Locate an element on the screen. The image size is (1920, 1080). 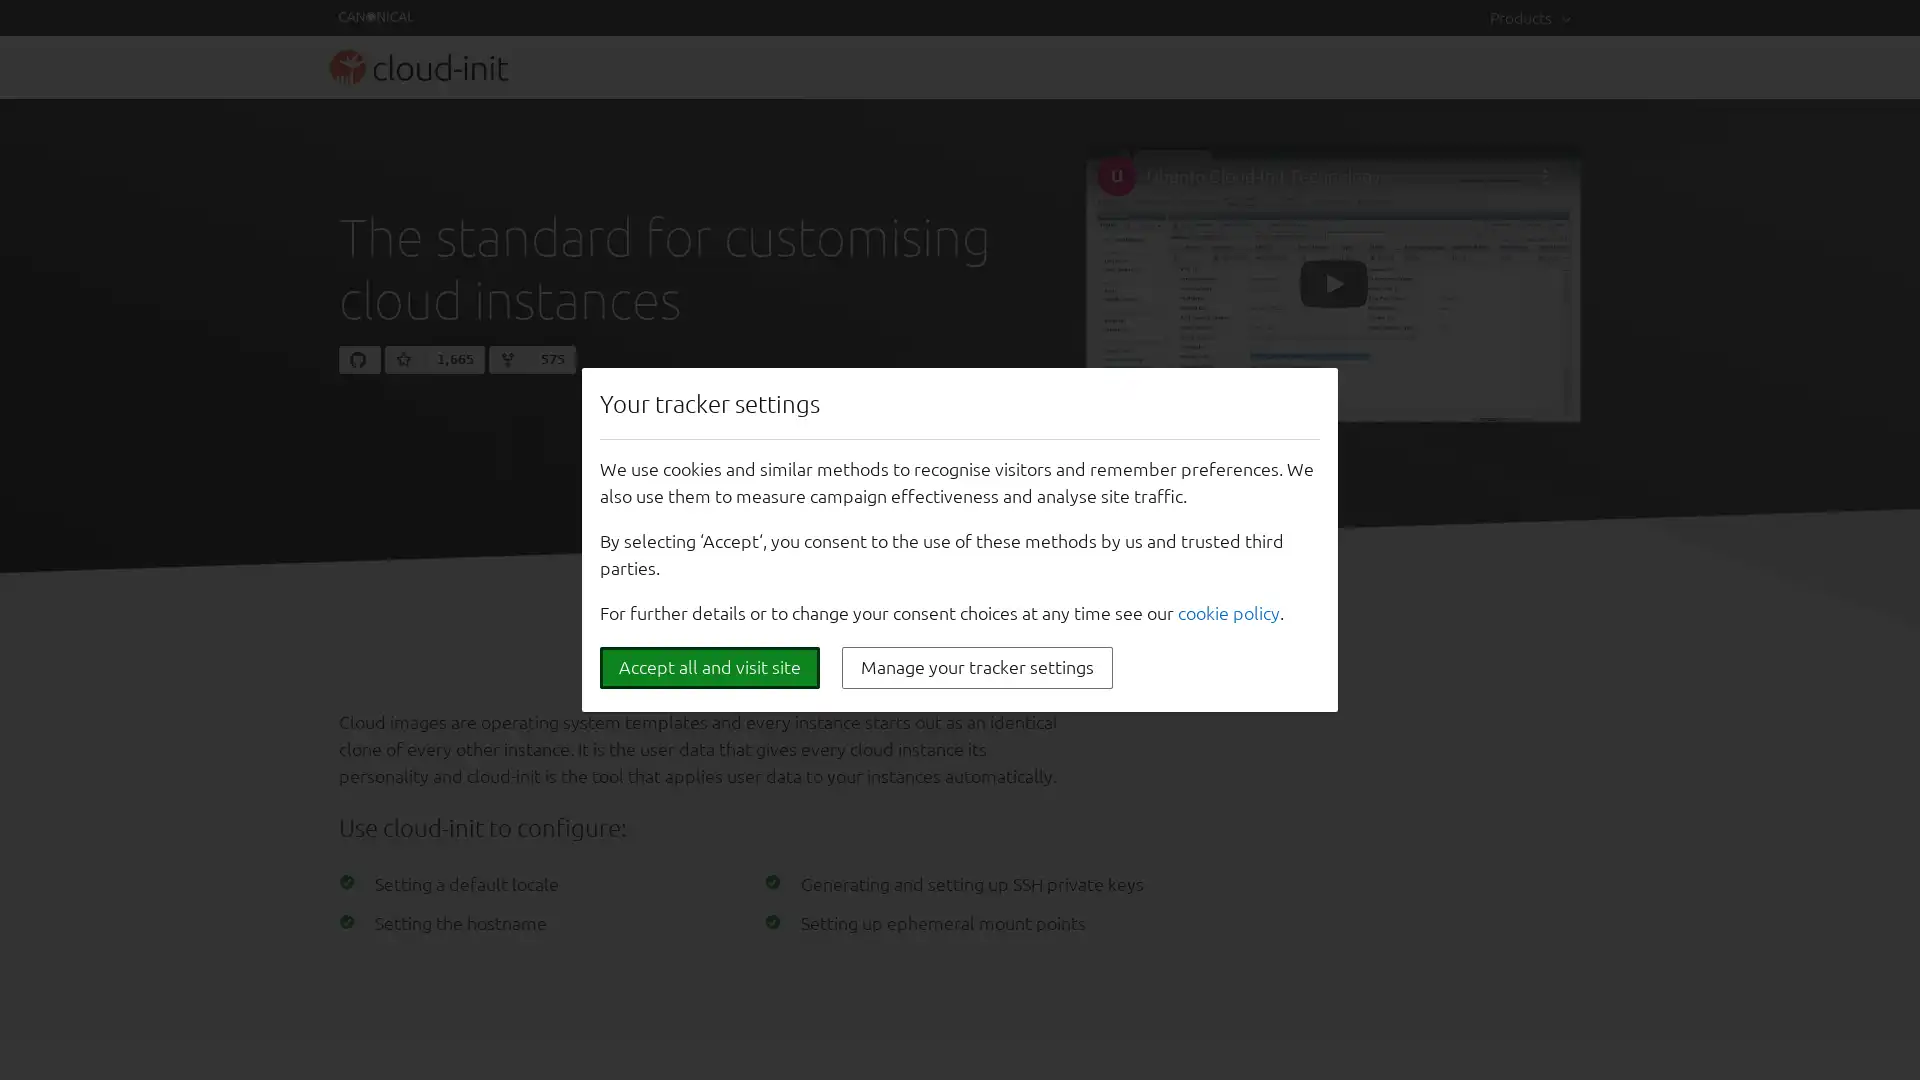
Manage your tracker settings is located at coordinates (977, 667).